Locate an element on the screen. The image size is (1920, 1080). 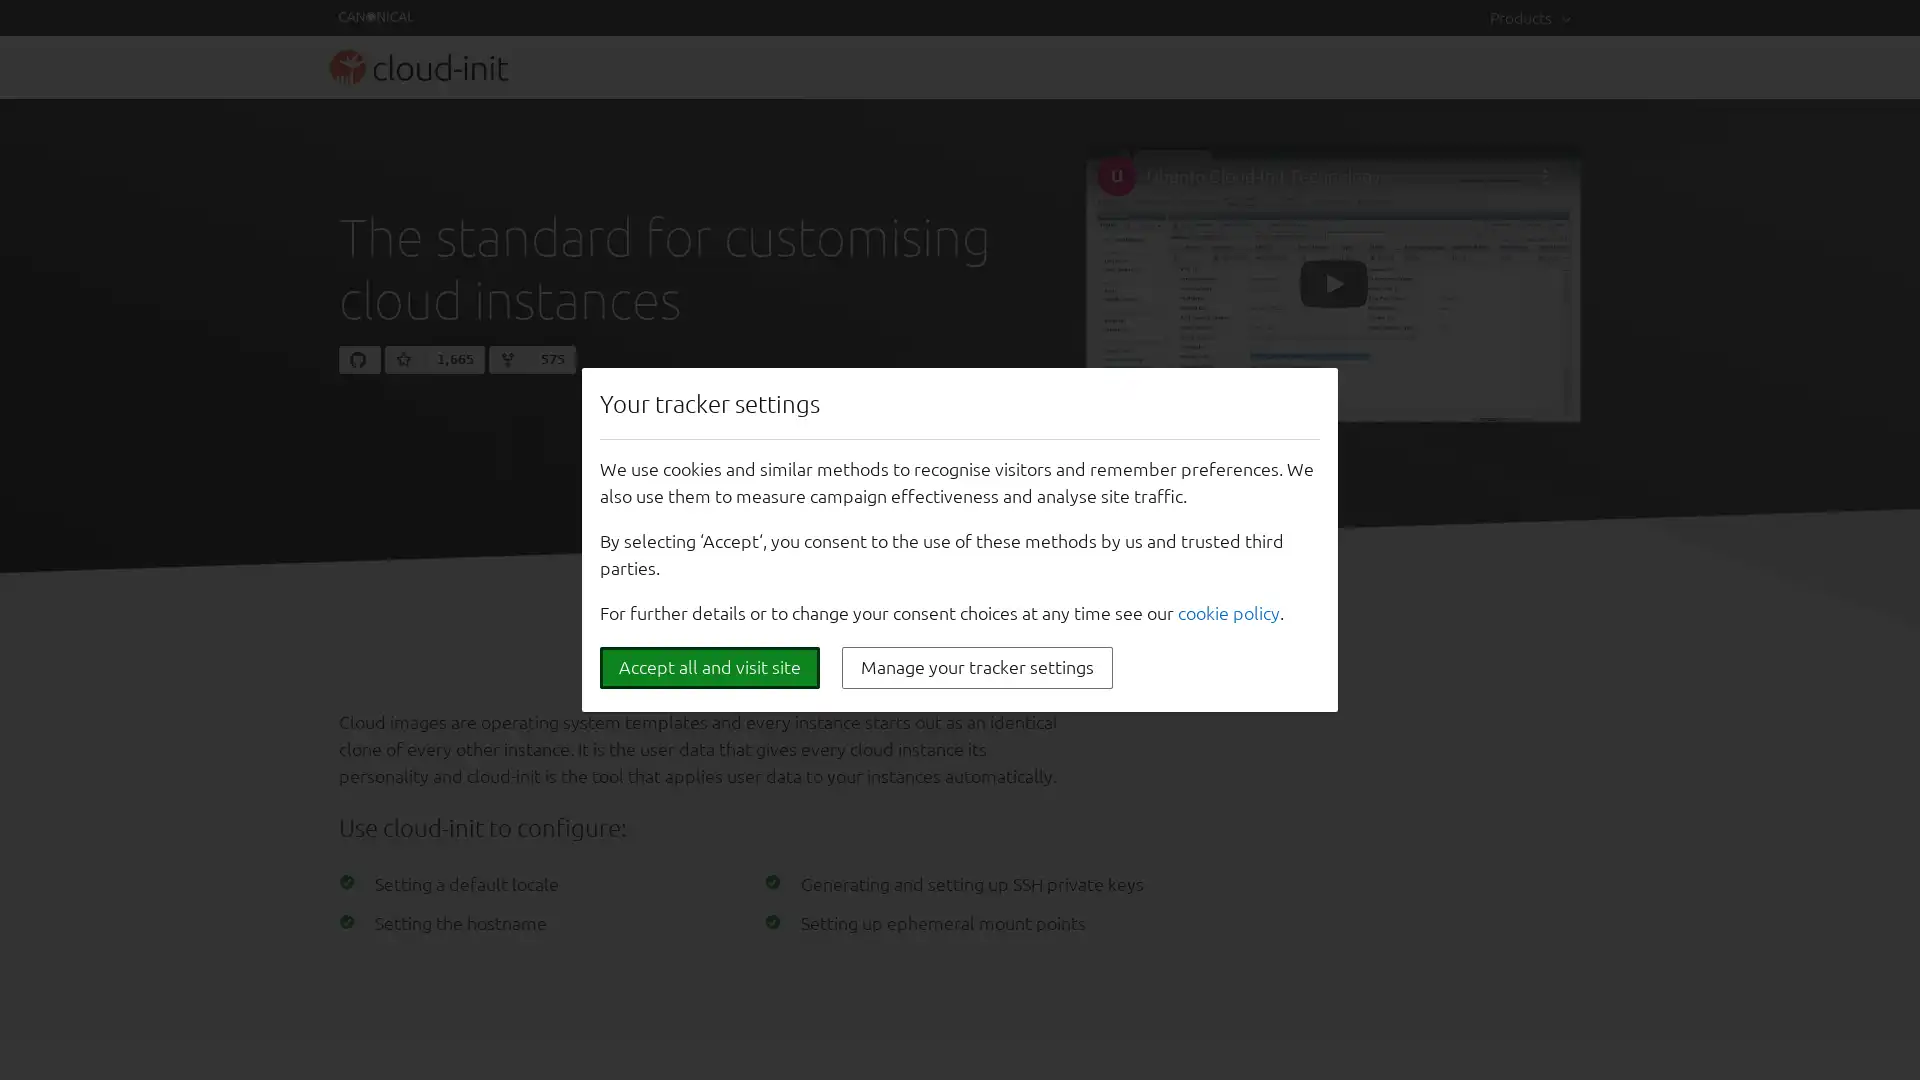
Manage your tracker settings is located at coordinates (977, 667).